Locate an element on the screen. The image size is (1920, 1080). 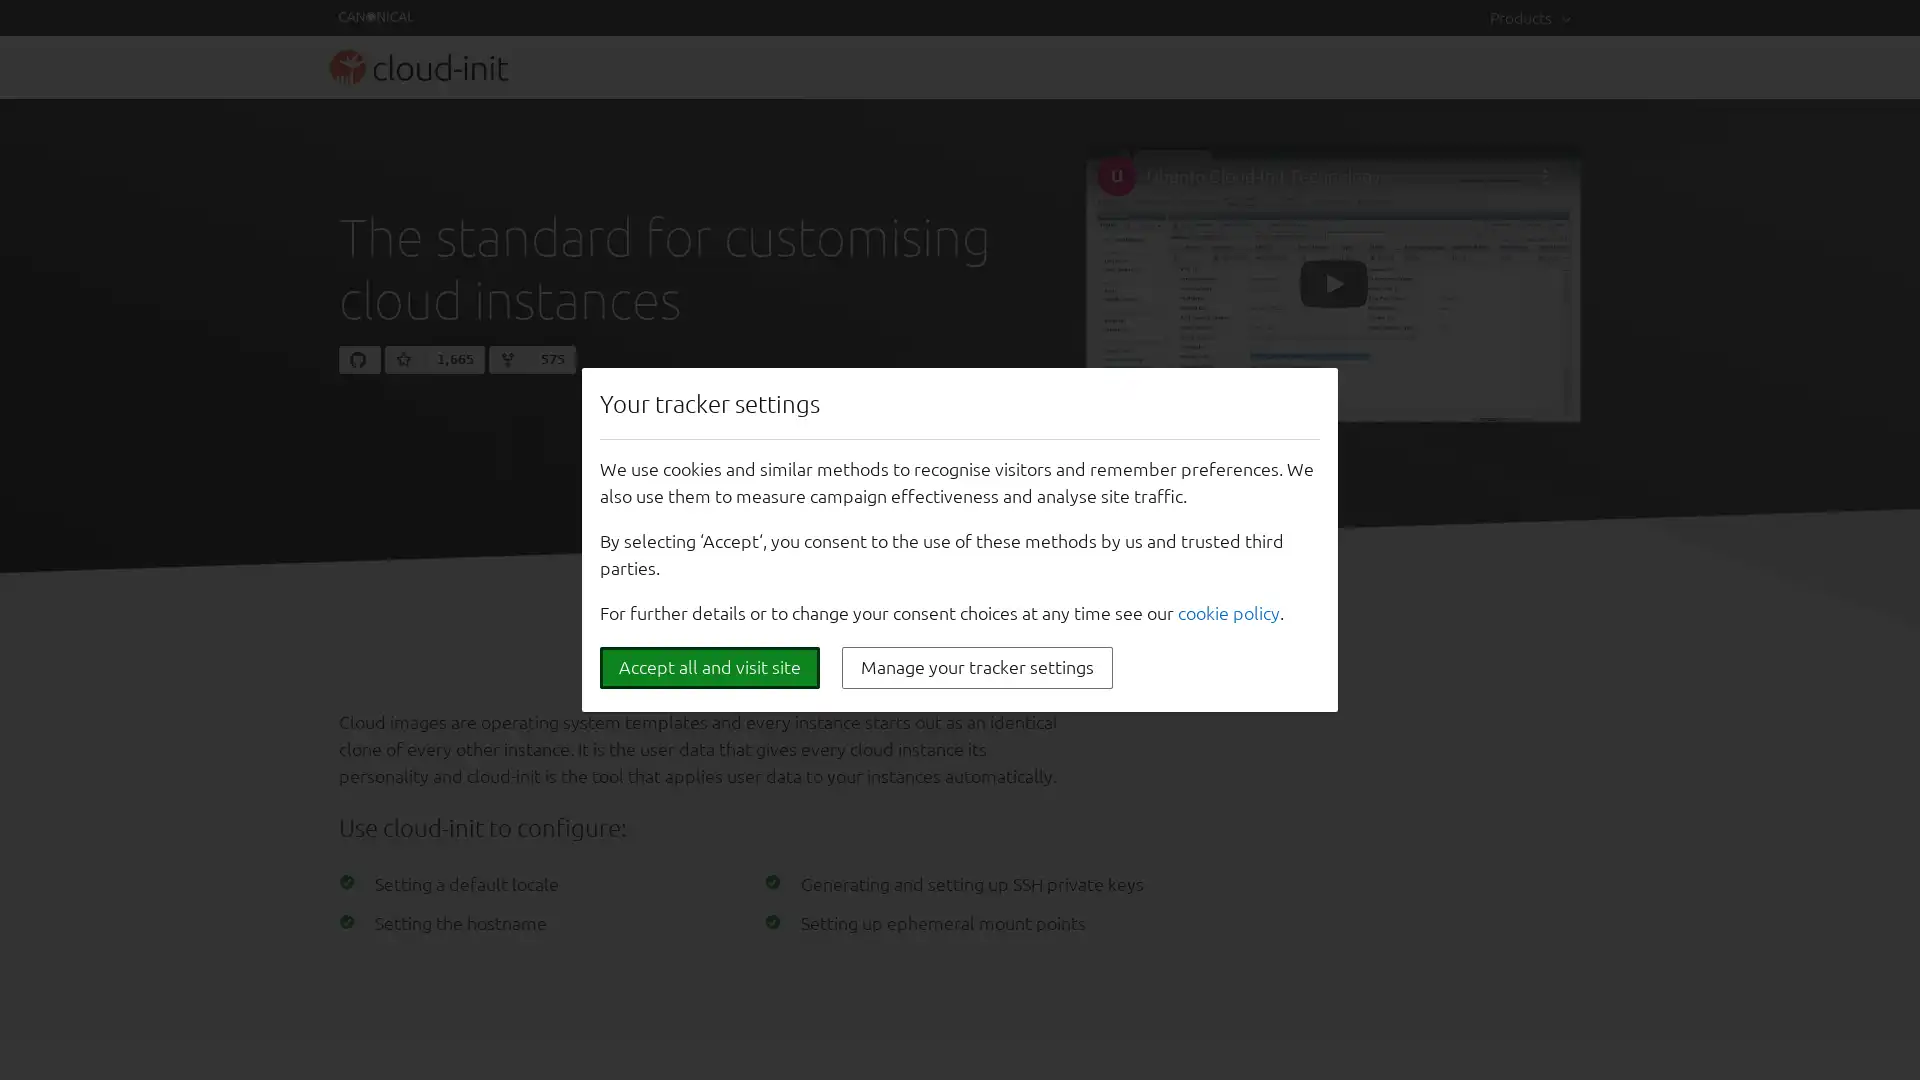
Manage your tracker settings is located at coordinates (977, 667).